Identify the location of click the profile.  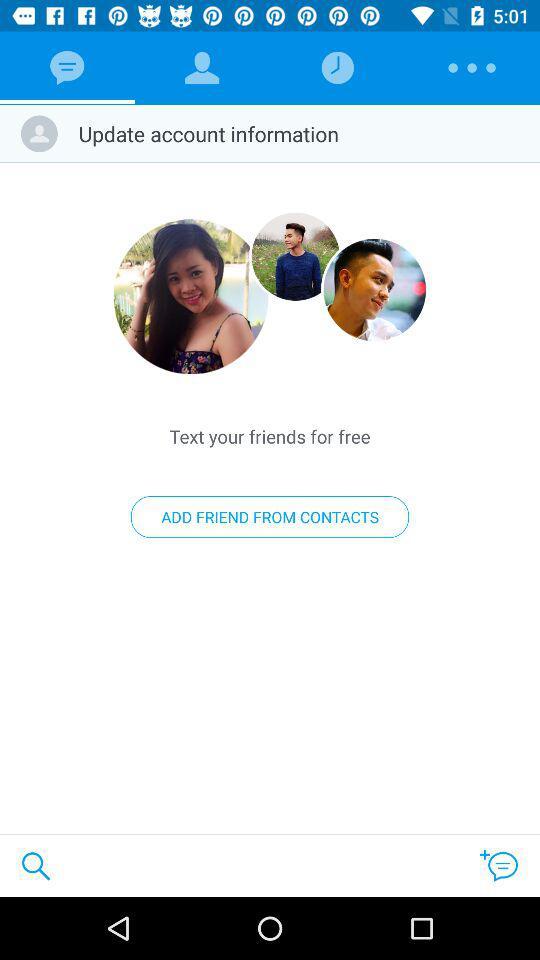
(191, 295).